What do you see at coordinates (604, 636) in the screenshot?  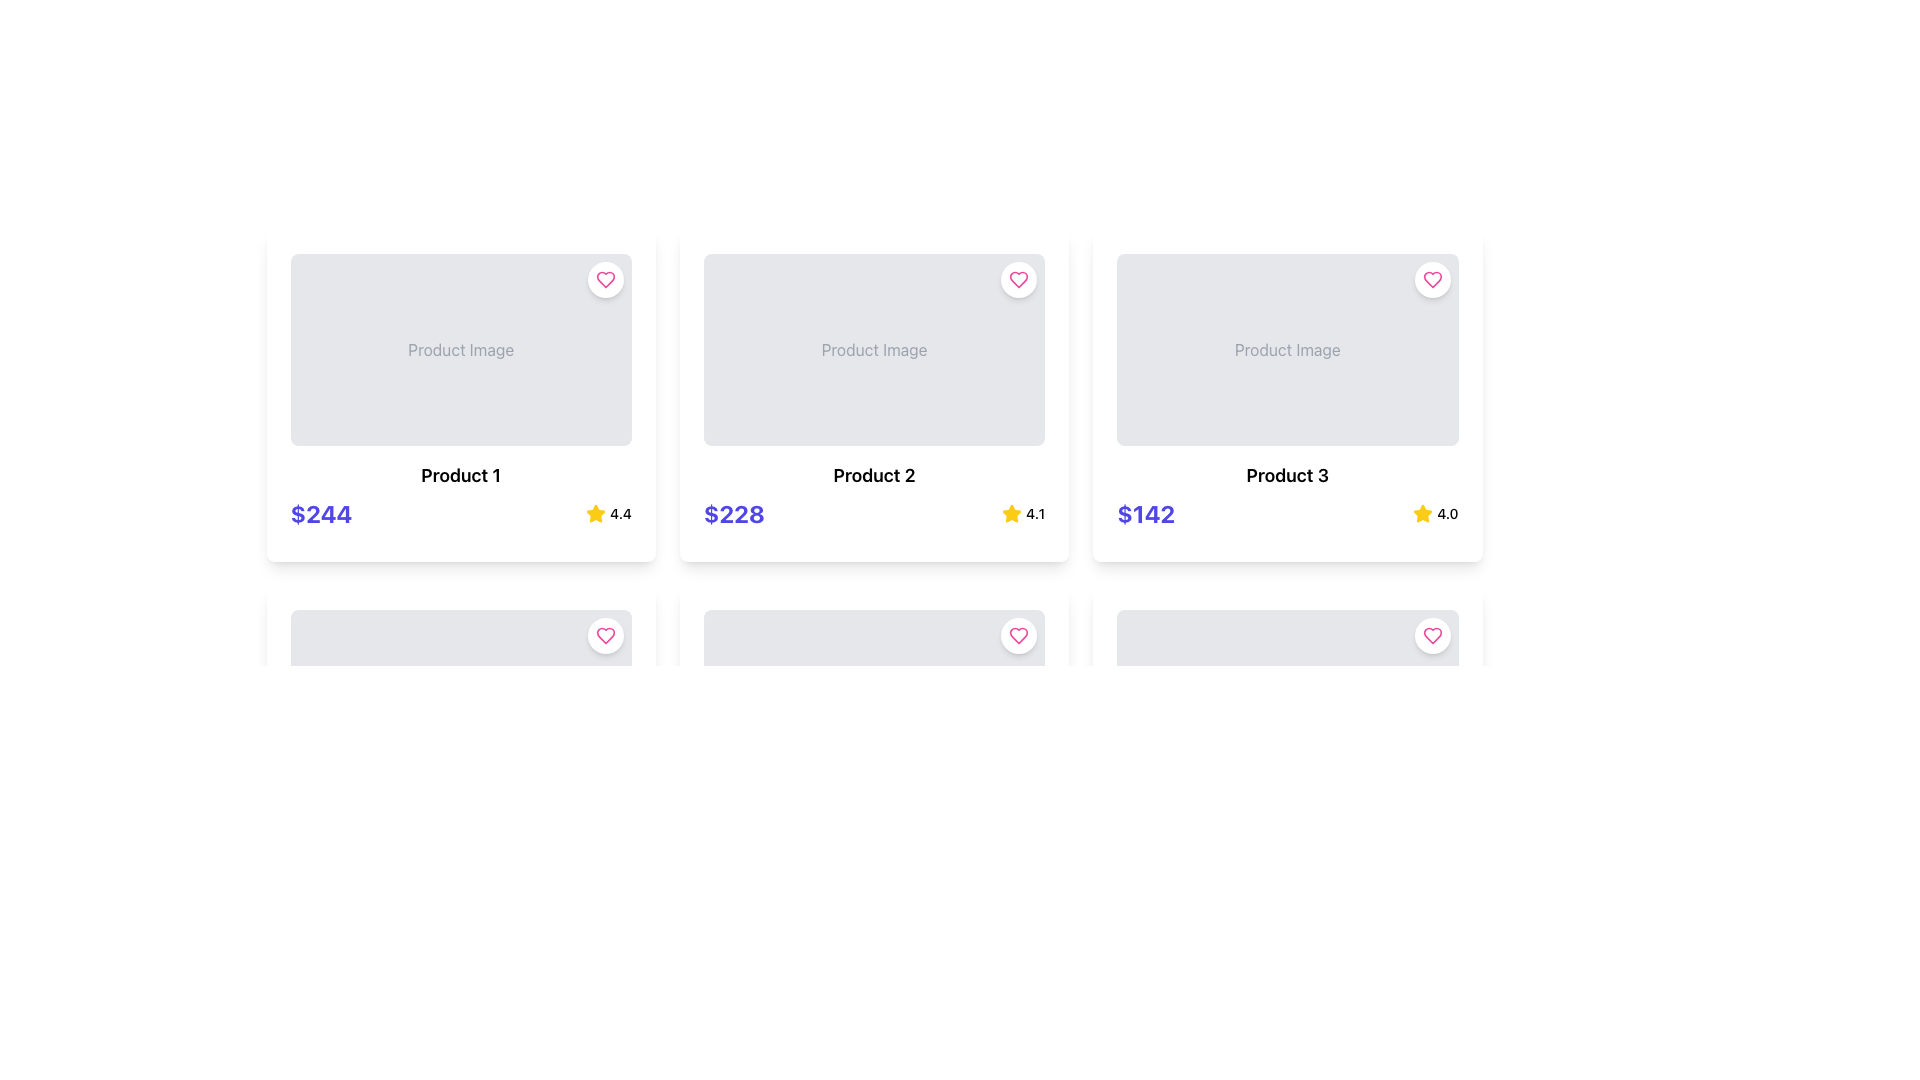 I see `the heart-shaped icon with a pink outline to mark the product as favorite` at bounding box center [604, 636].